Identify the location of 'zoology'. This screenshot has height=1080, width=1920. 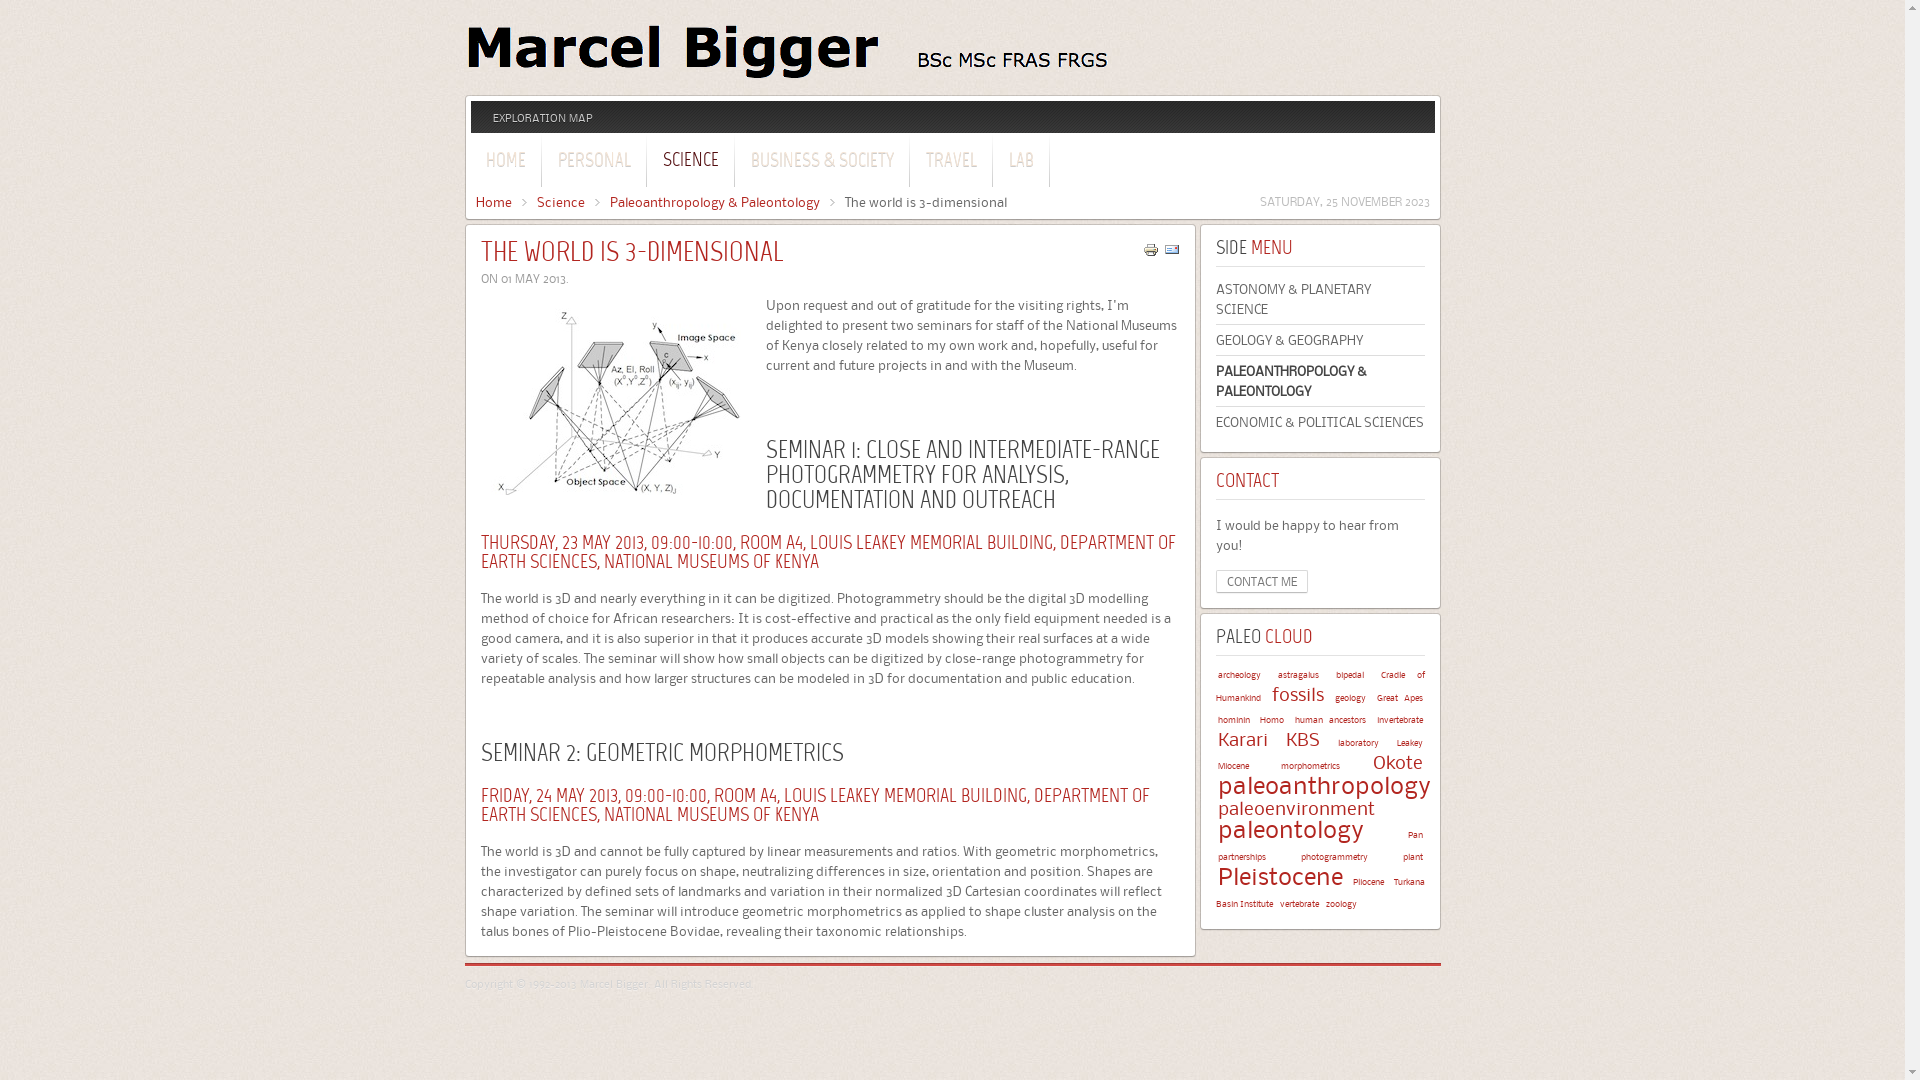
(1341, 903).